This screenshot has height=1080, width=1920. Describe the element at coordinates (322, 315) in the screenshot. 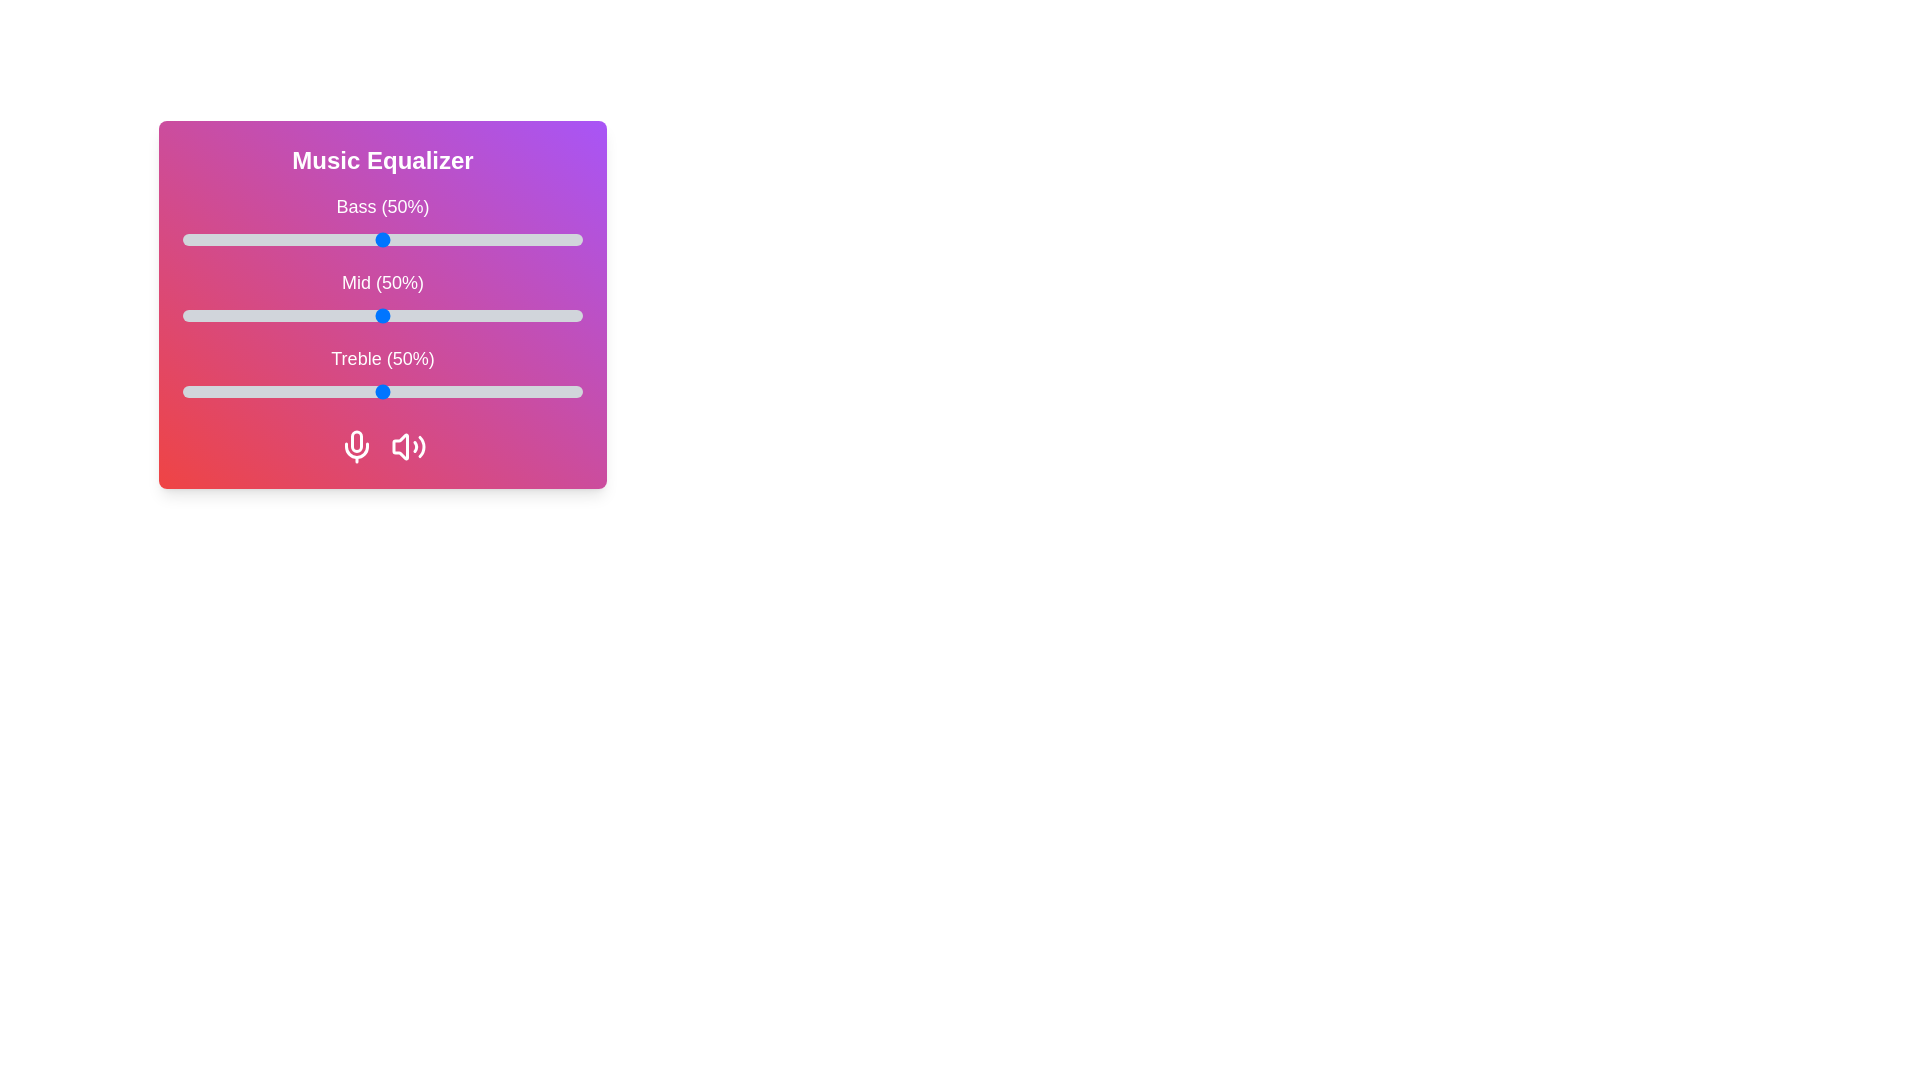

I see `the 1 slider to 35%` at that location.